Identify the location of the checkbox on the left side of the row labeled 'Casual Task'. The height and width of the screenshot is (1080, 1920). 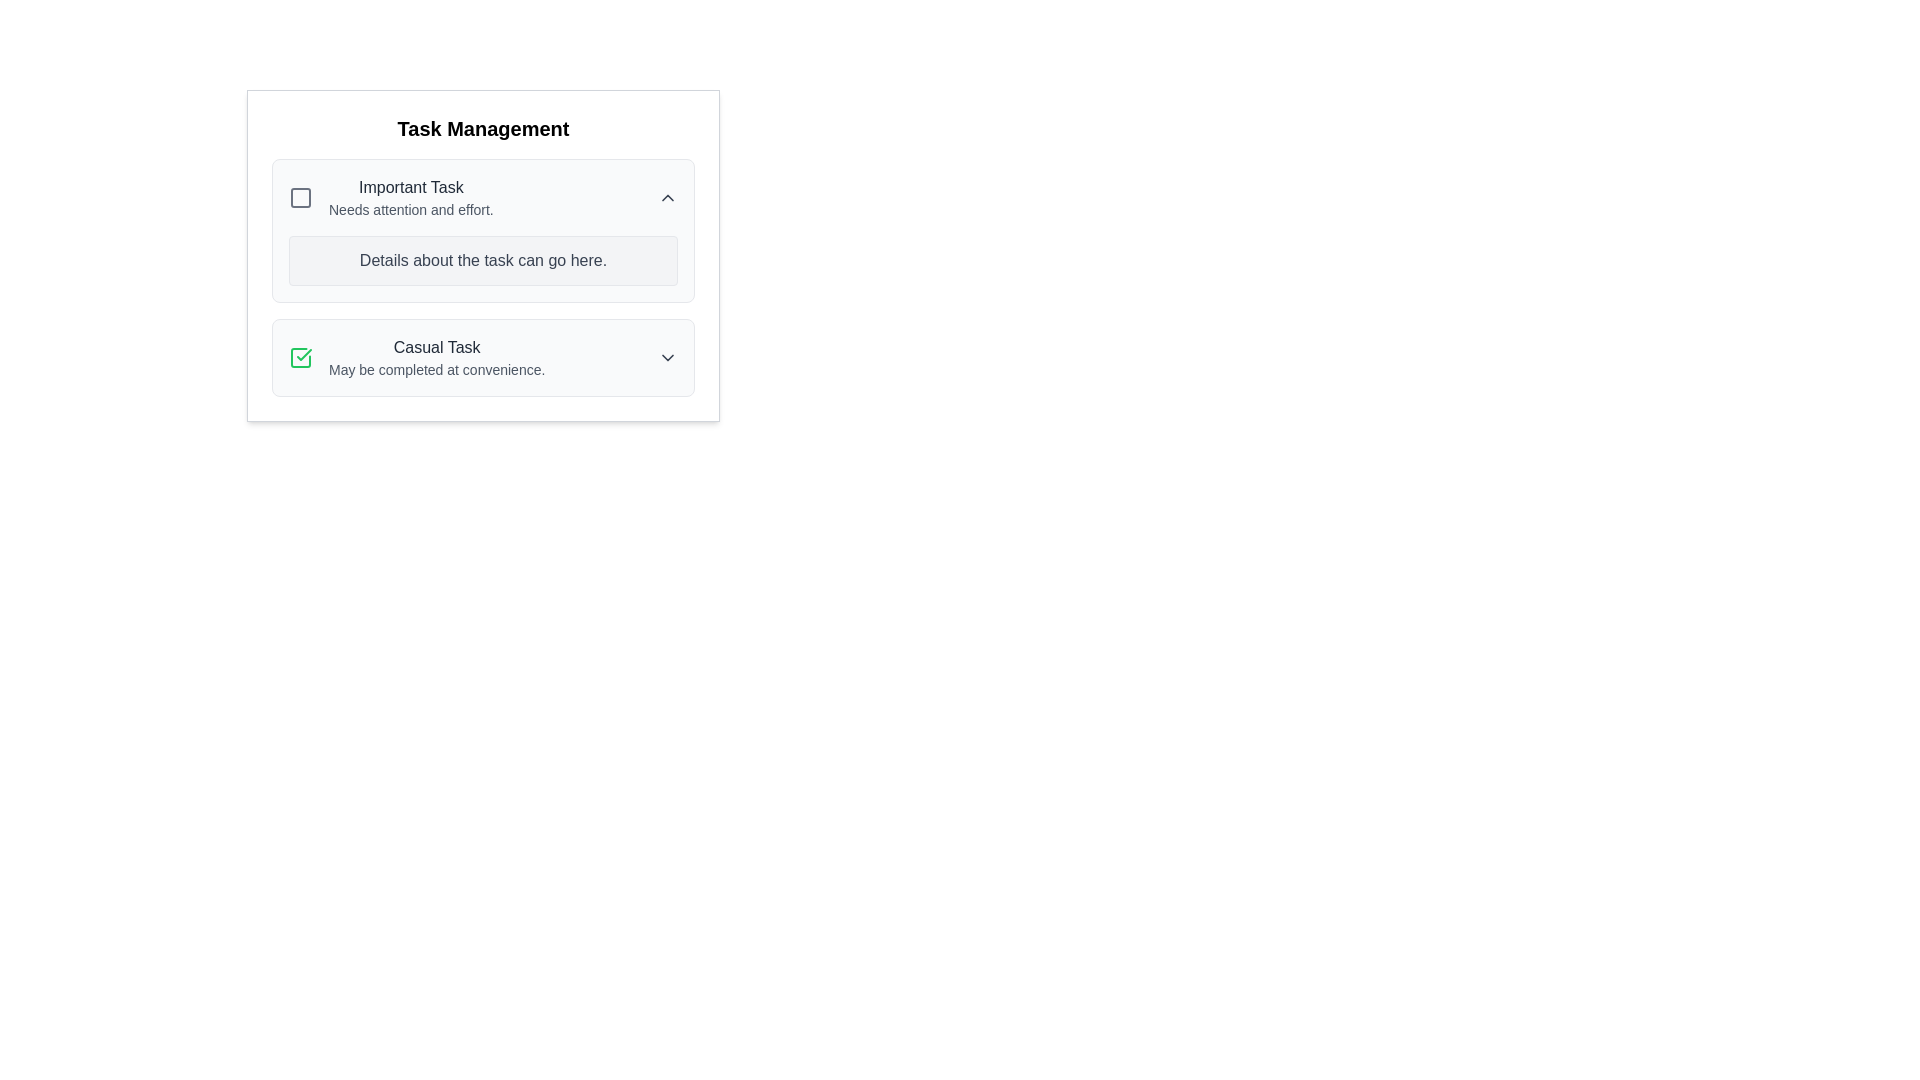
(300, 357).